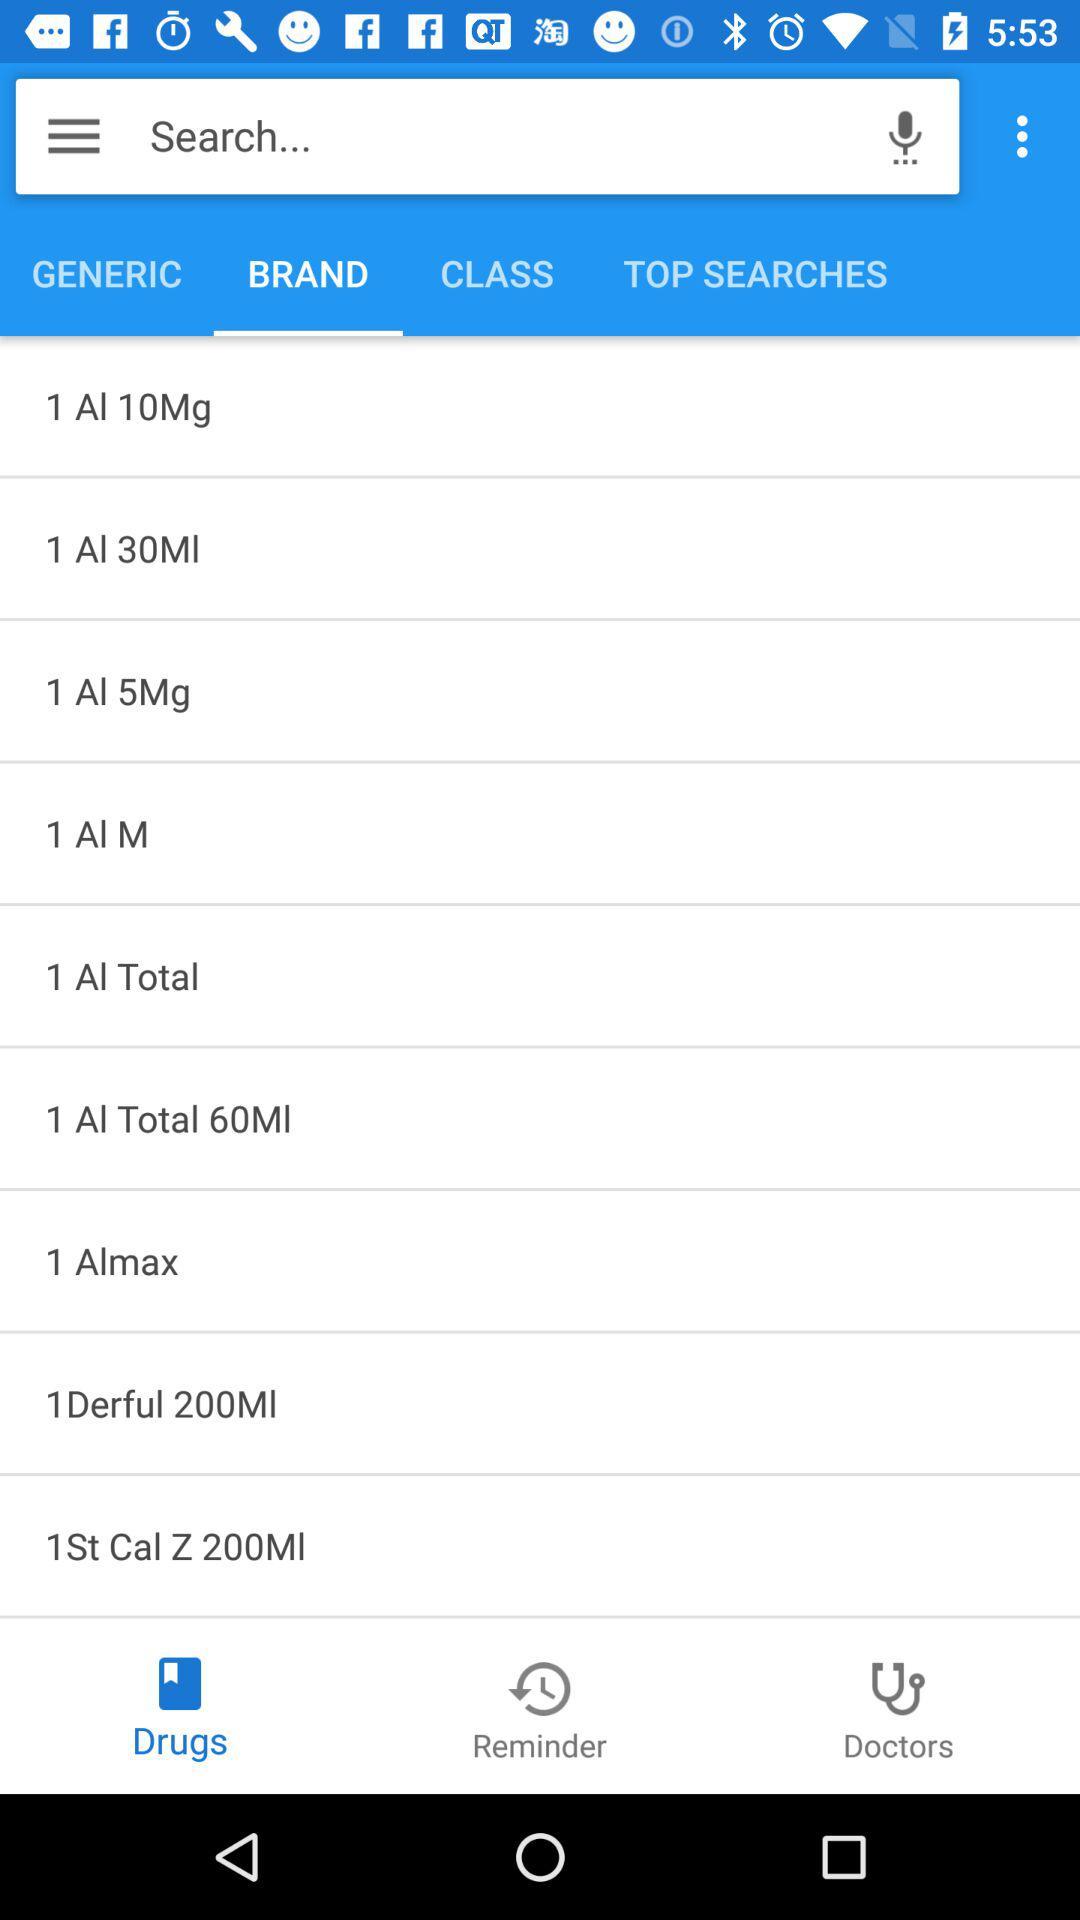  Describe the element at coordinates (540, 1259) in the screenshot. I see `the item above 1derful 200ml icon` at that location.